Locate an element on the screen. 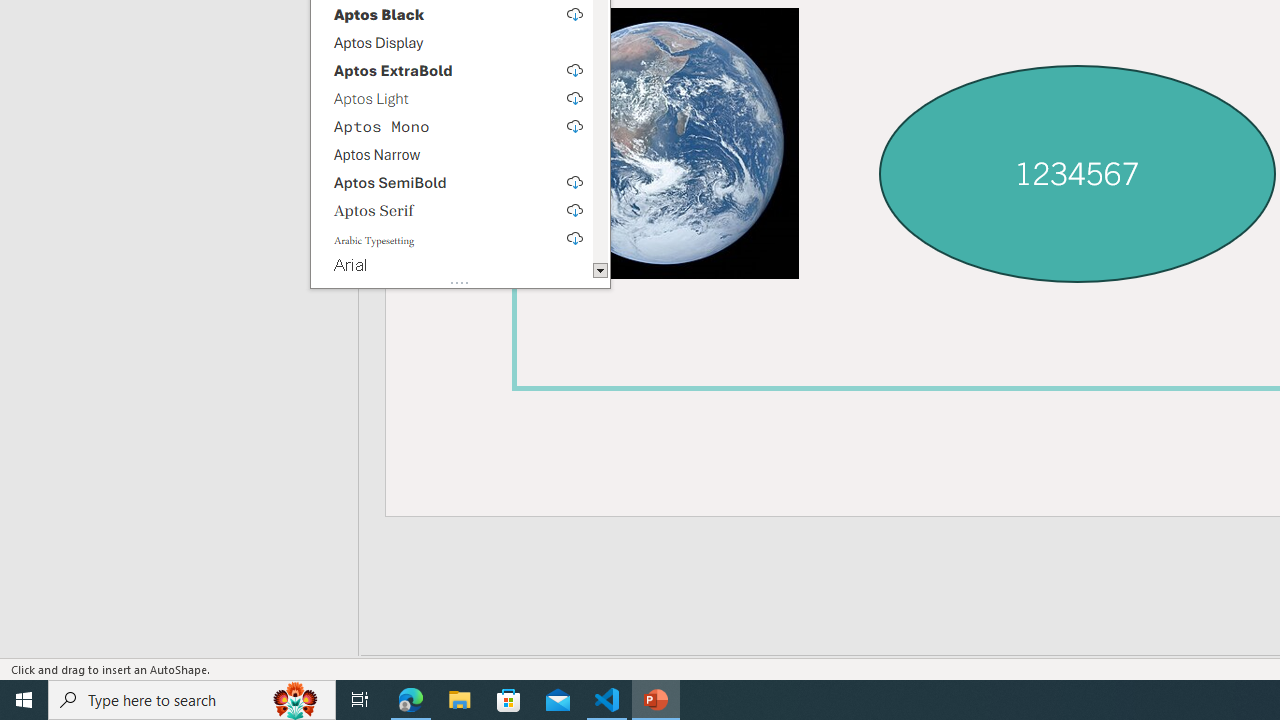 Image resolution: width=1280 pixels, height=720 pixels. 'Aptos ExtraBold, select to download' is located at coordinates (450, 69).